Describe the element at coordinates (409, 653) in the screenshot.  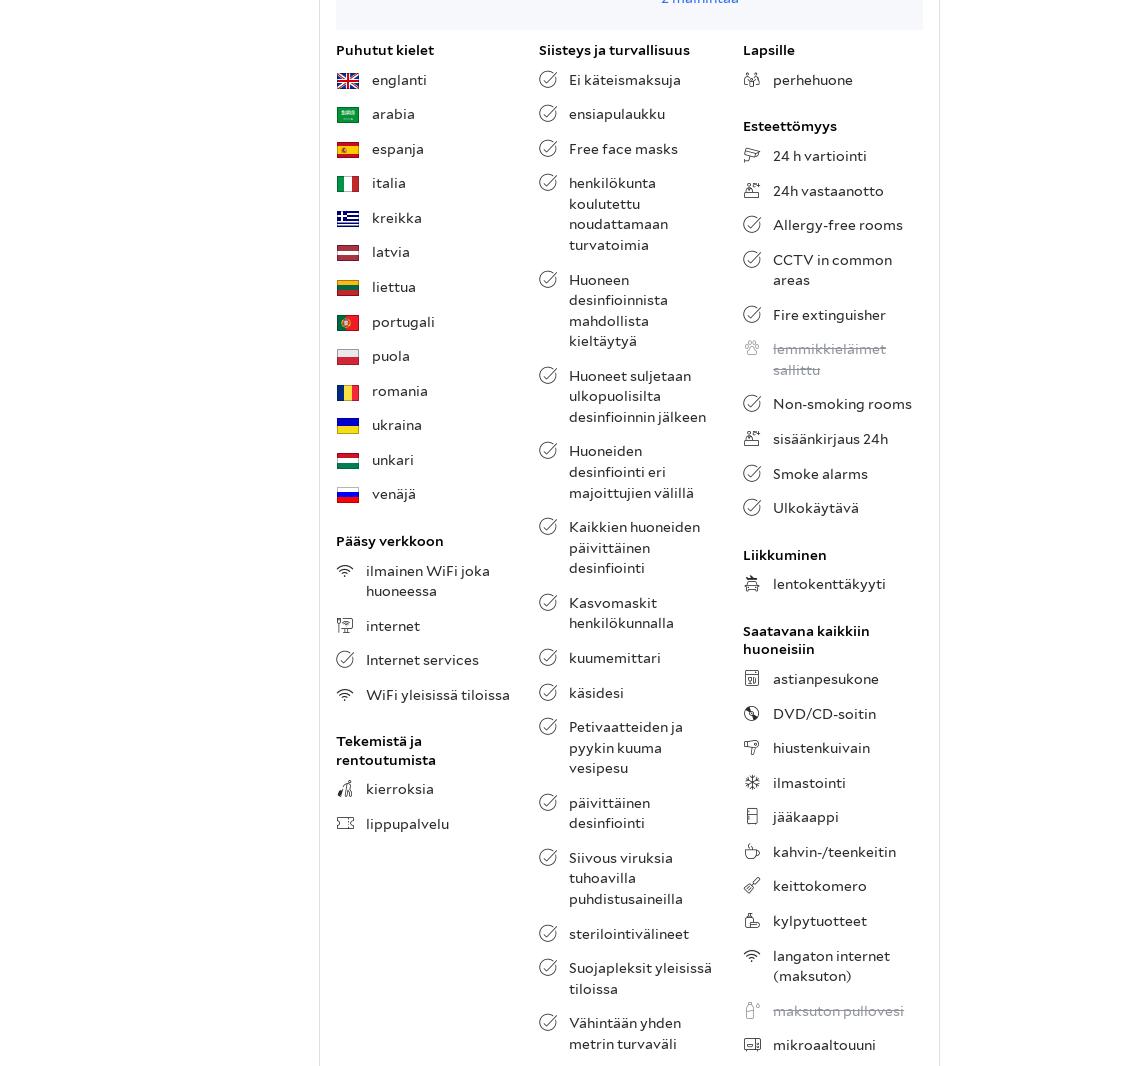
I see `'Miksi majoittua tänne'` at that location.